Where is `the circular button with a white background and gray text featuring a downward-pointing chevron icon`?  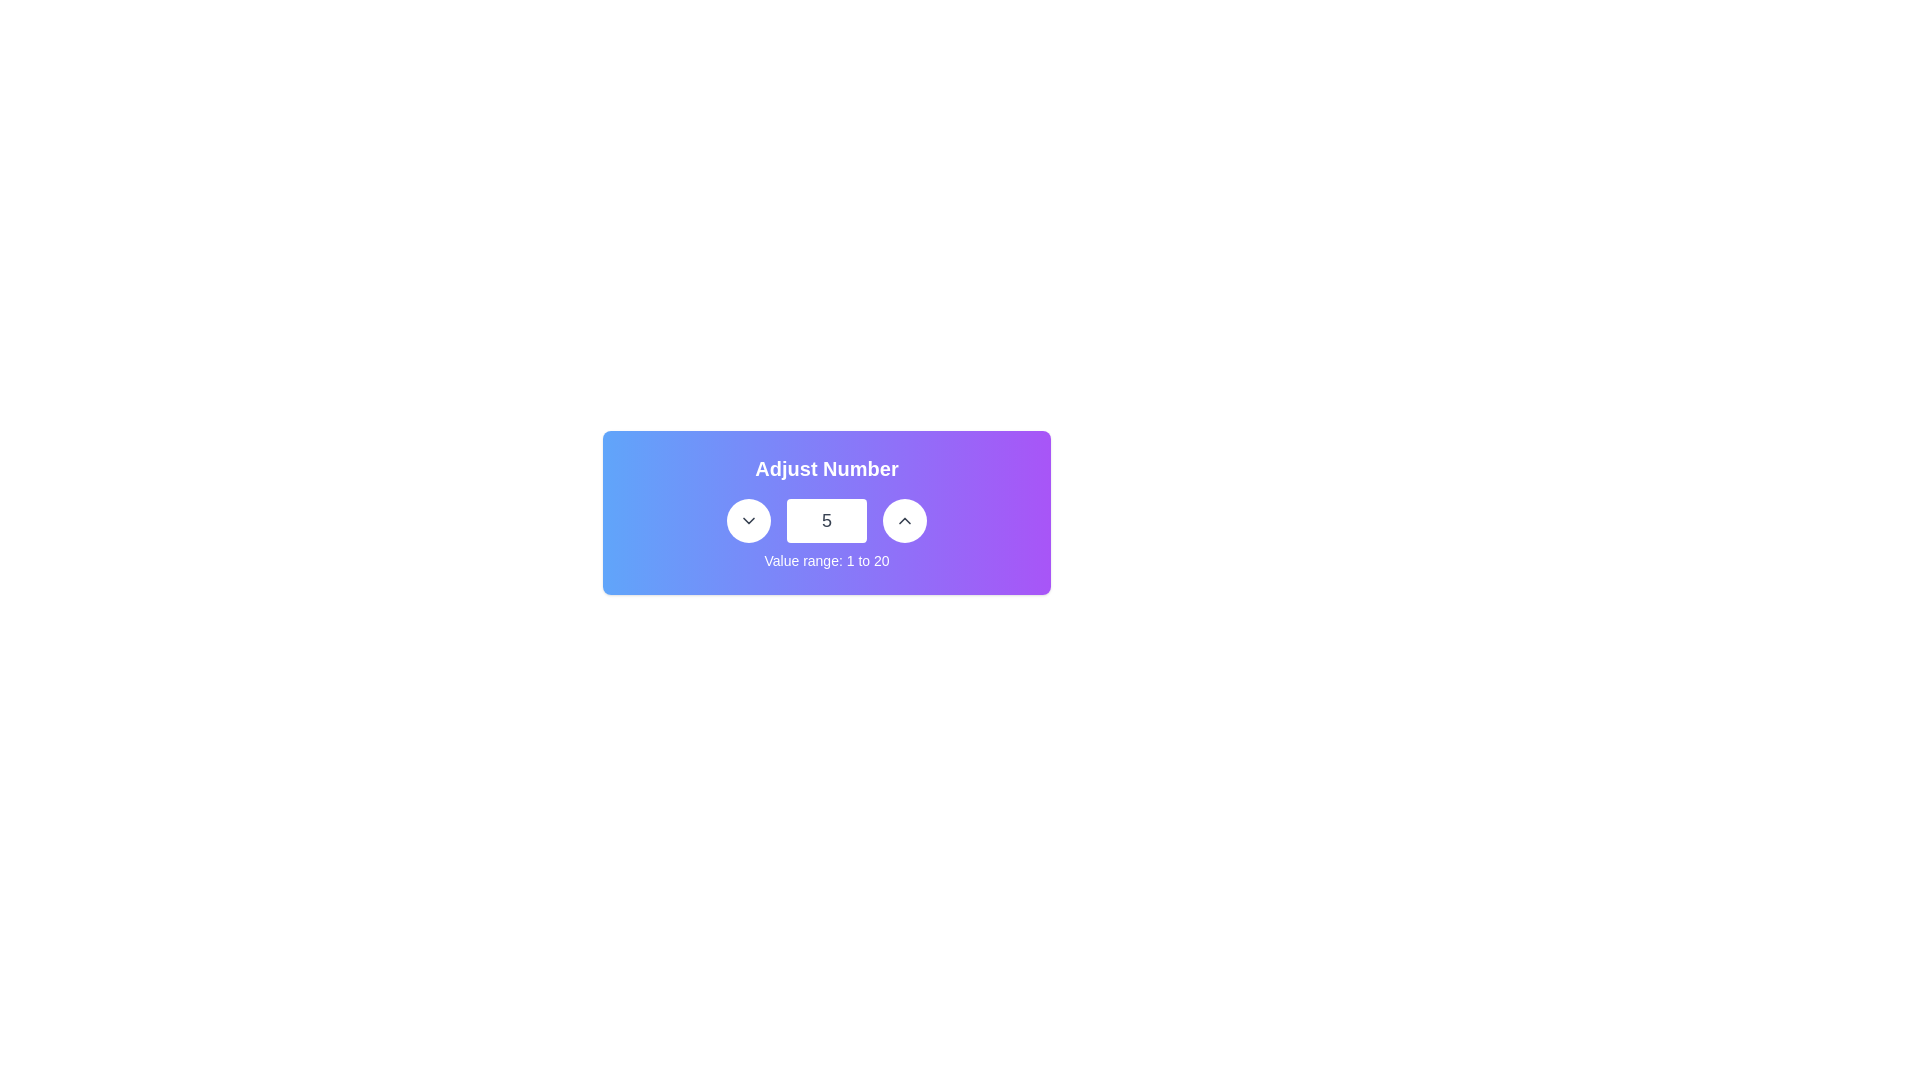
the circular button with a white background and gray text featuring a downward-pointing chevron icon is located at coordinates (747, 519).